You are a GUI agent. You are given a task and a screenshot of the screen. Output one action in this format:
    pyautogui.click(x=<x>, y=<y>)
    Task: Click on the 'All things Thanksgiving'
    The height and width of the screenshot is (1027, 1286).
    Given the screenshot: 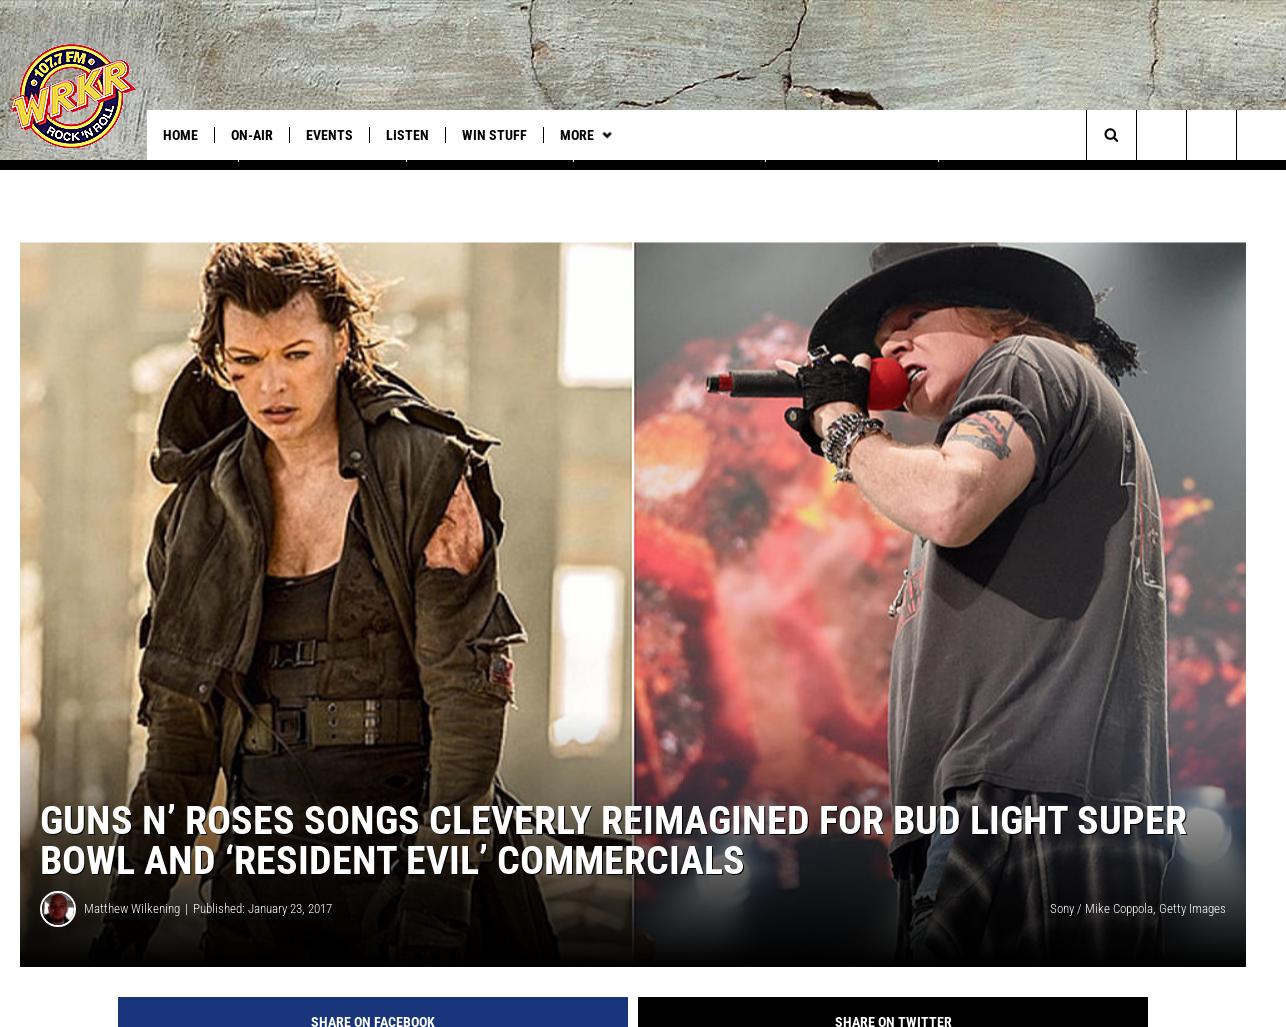 What is the action you would take?
    pyautogui.click(x=669, y=175)
    